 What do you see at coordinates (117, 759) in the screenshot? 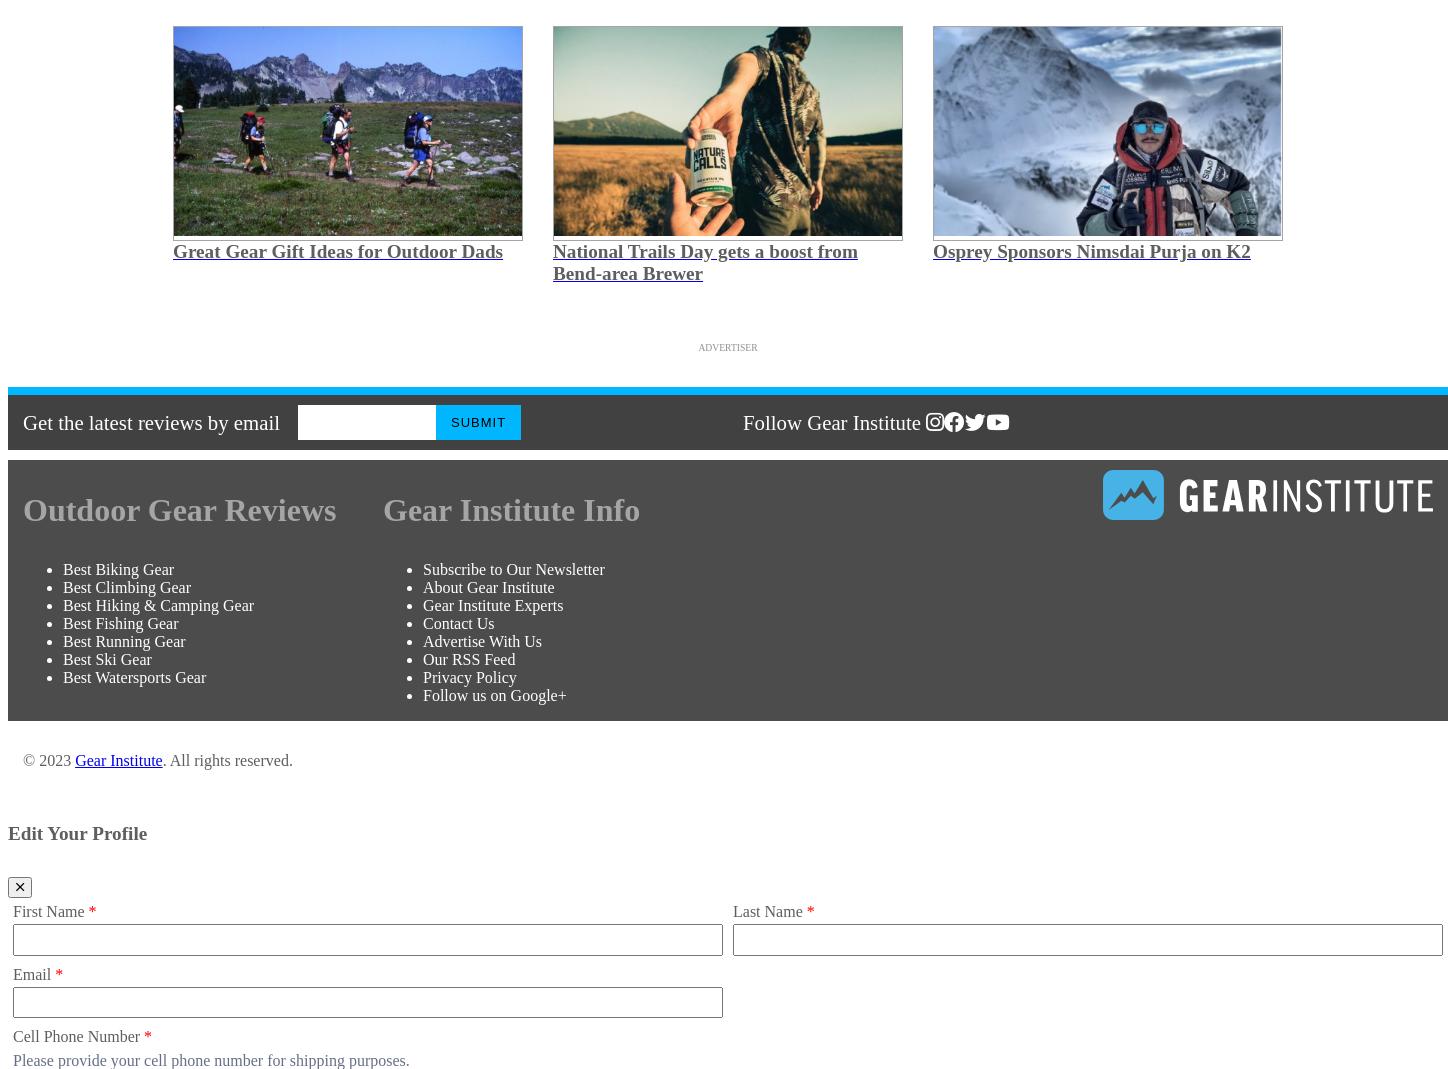
I see `'Gear Institute'` at bounding box center [117, 759].